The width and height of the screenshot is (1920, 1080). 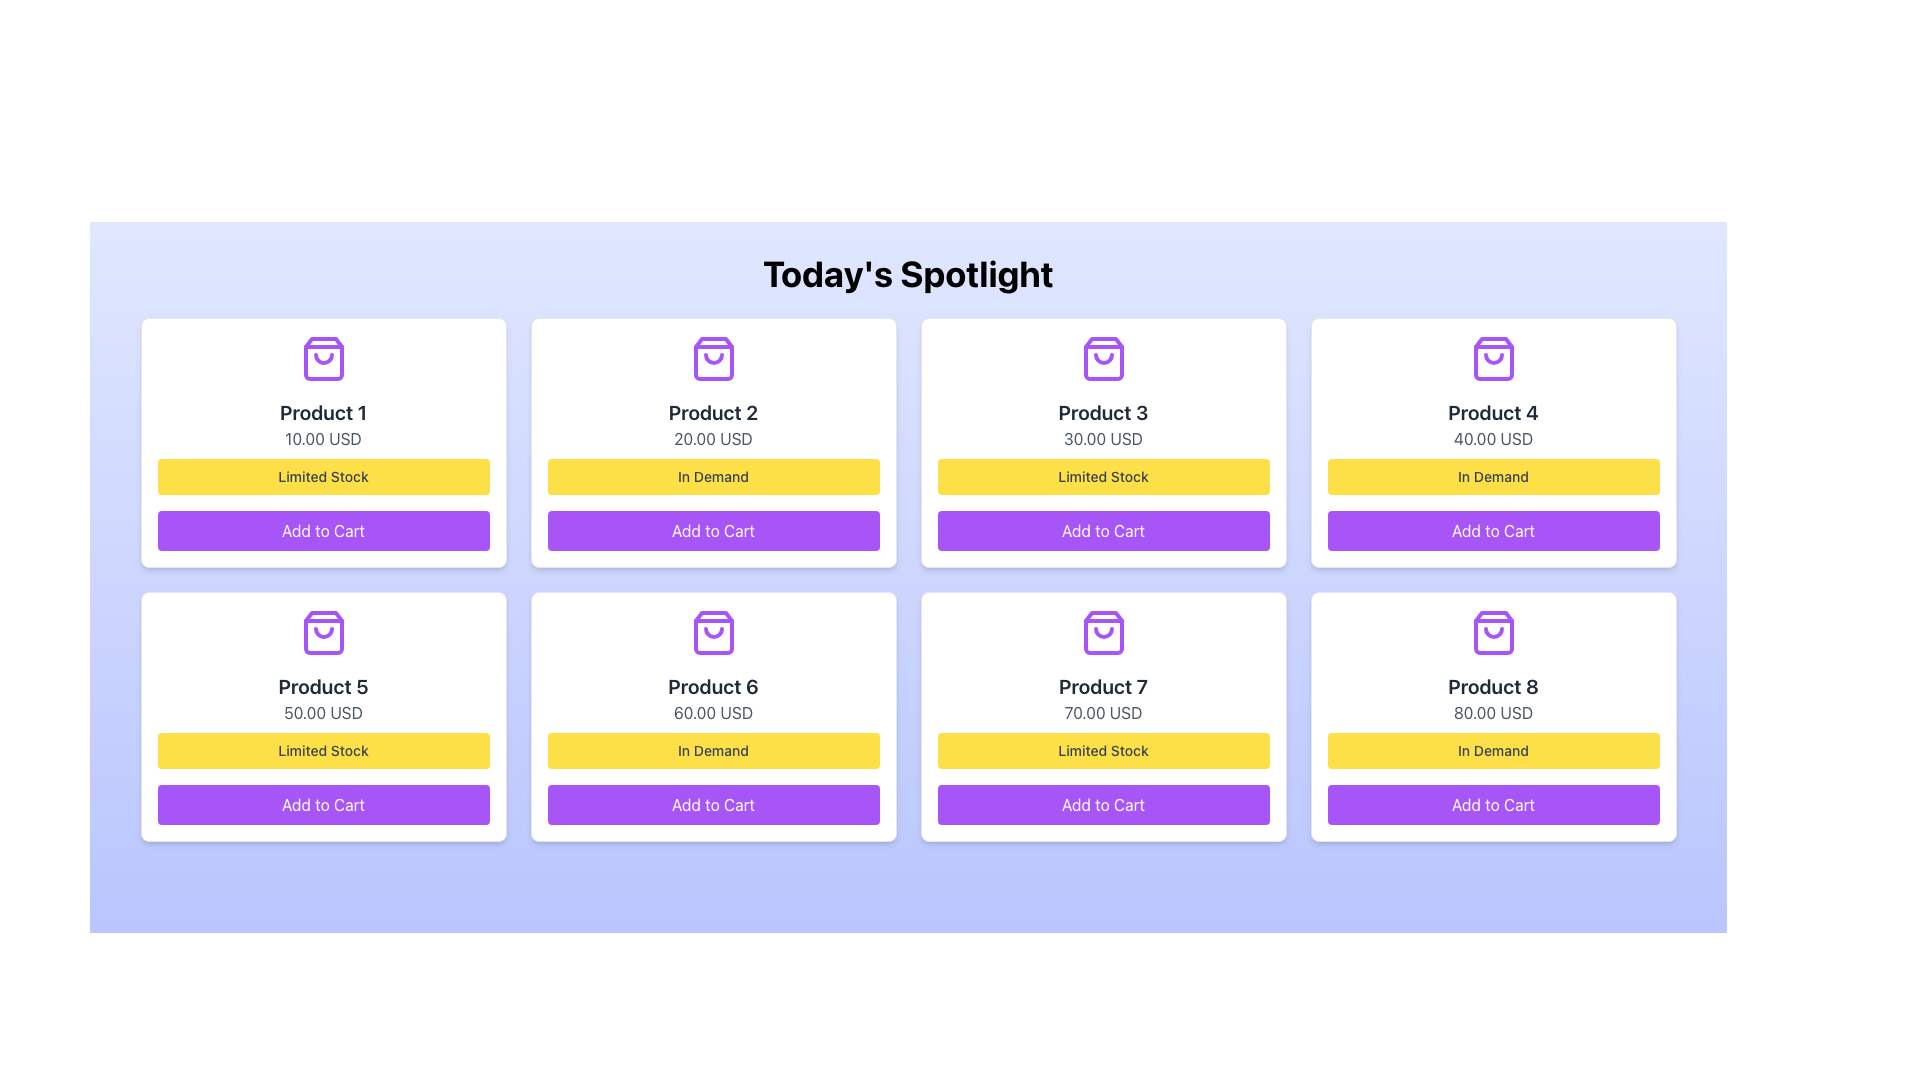 I want to click on the static text label that serves as the title or name identifier for the product in the card layout, located in the second row, first column of the grid layout, so click(x=323, y=685).